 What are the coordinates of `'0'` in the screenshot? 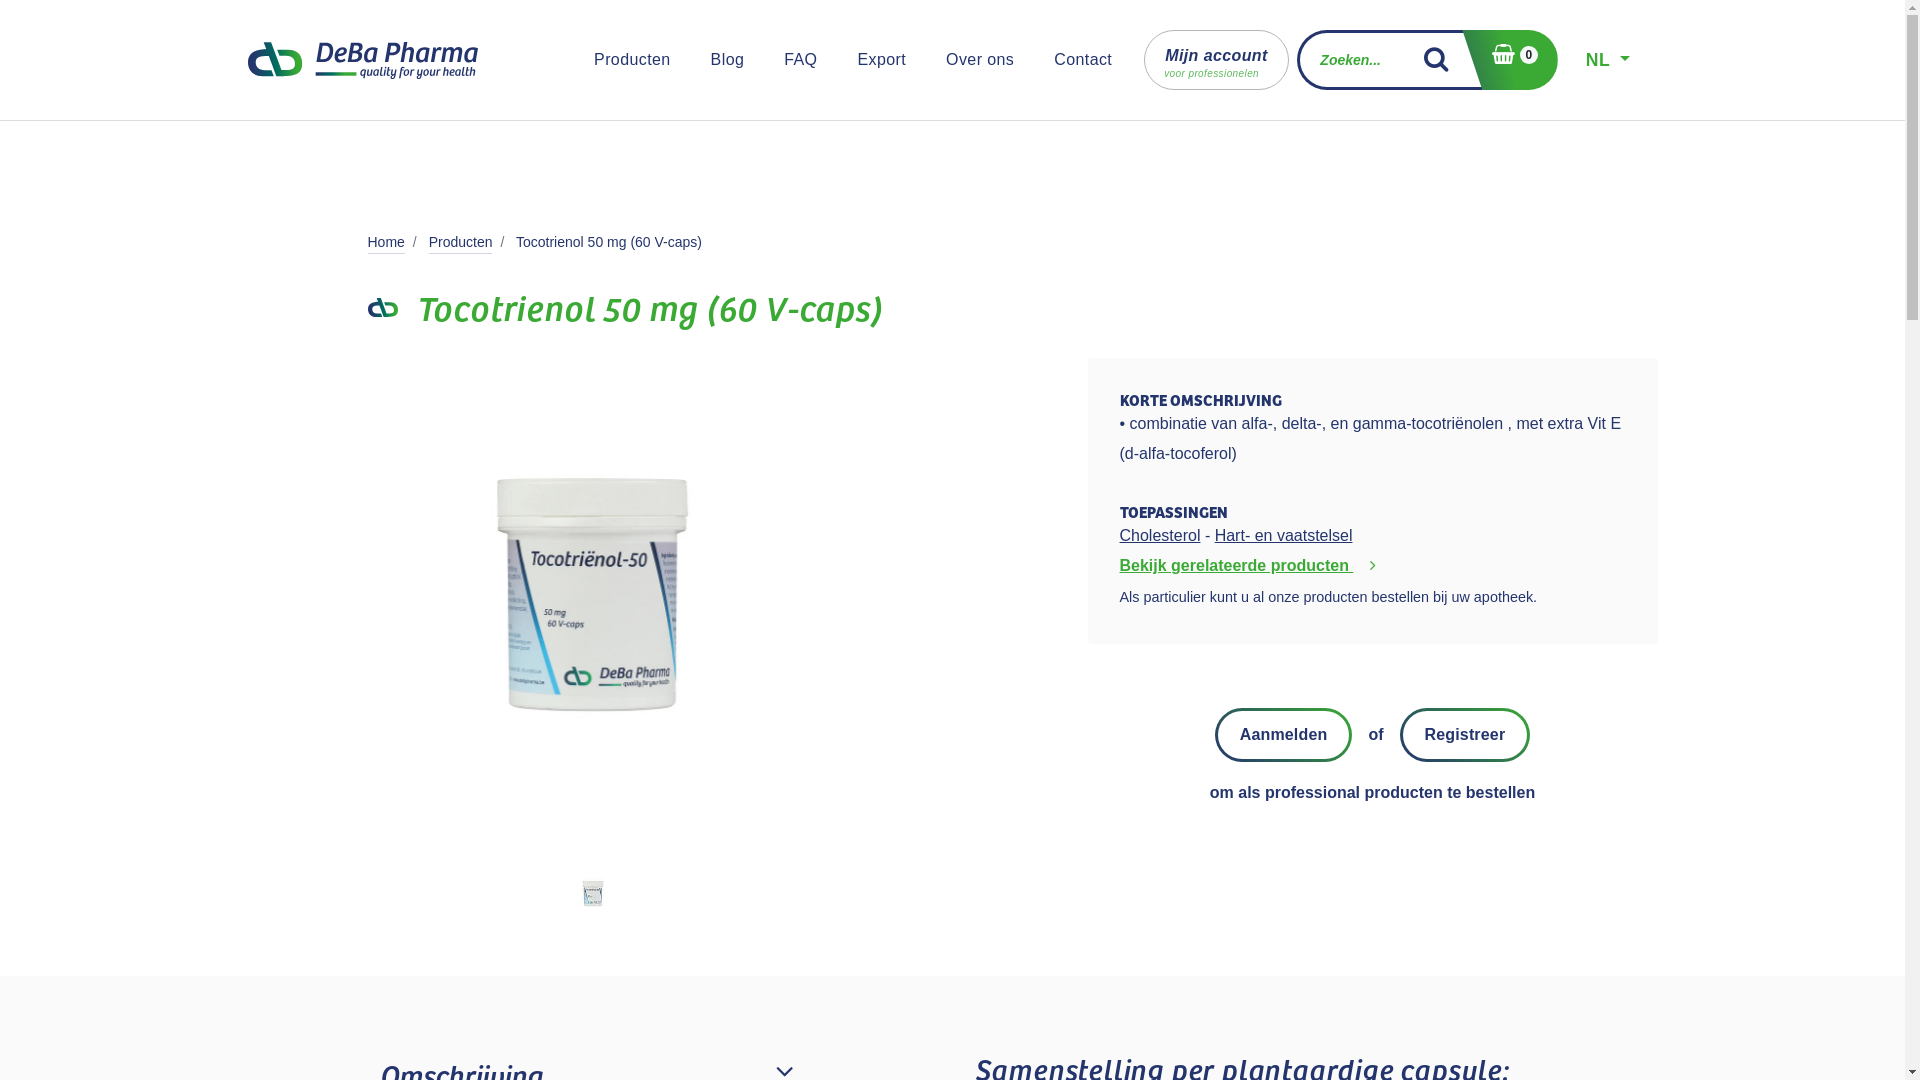 It's located at (1509, 59).